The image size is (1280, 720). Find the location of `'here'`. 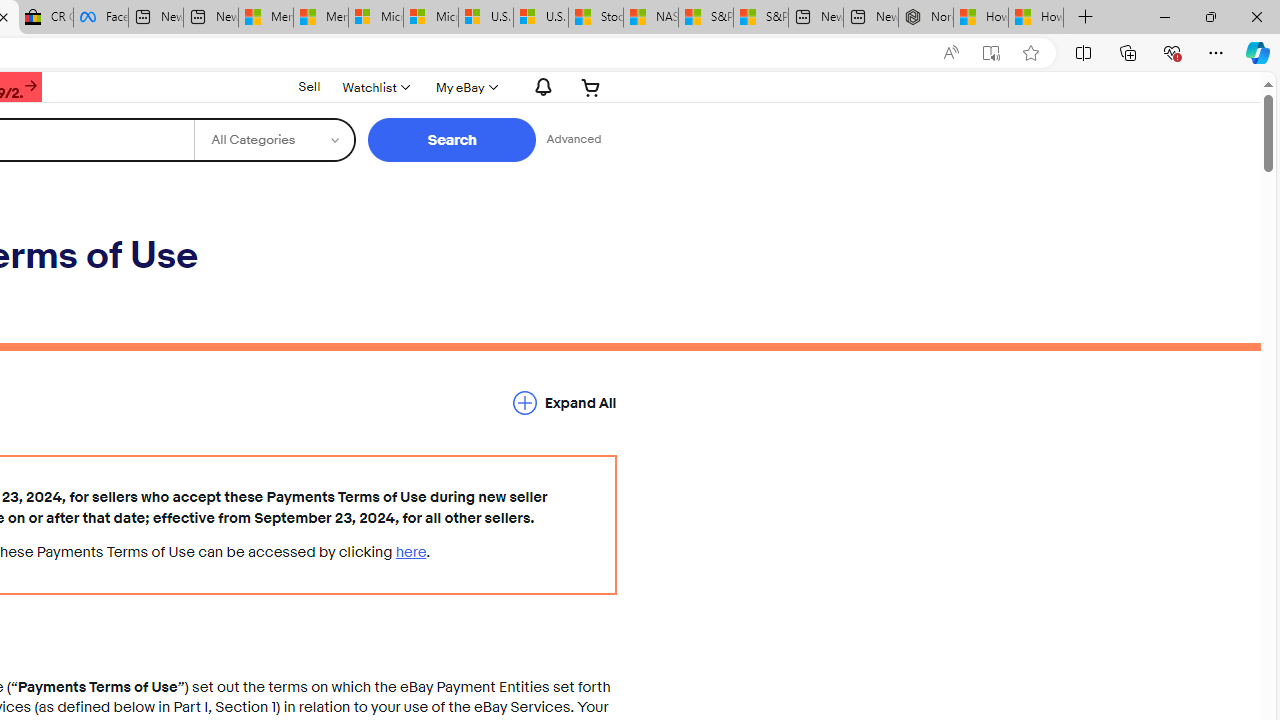

'here' is located at coordinates (410, 552).